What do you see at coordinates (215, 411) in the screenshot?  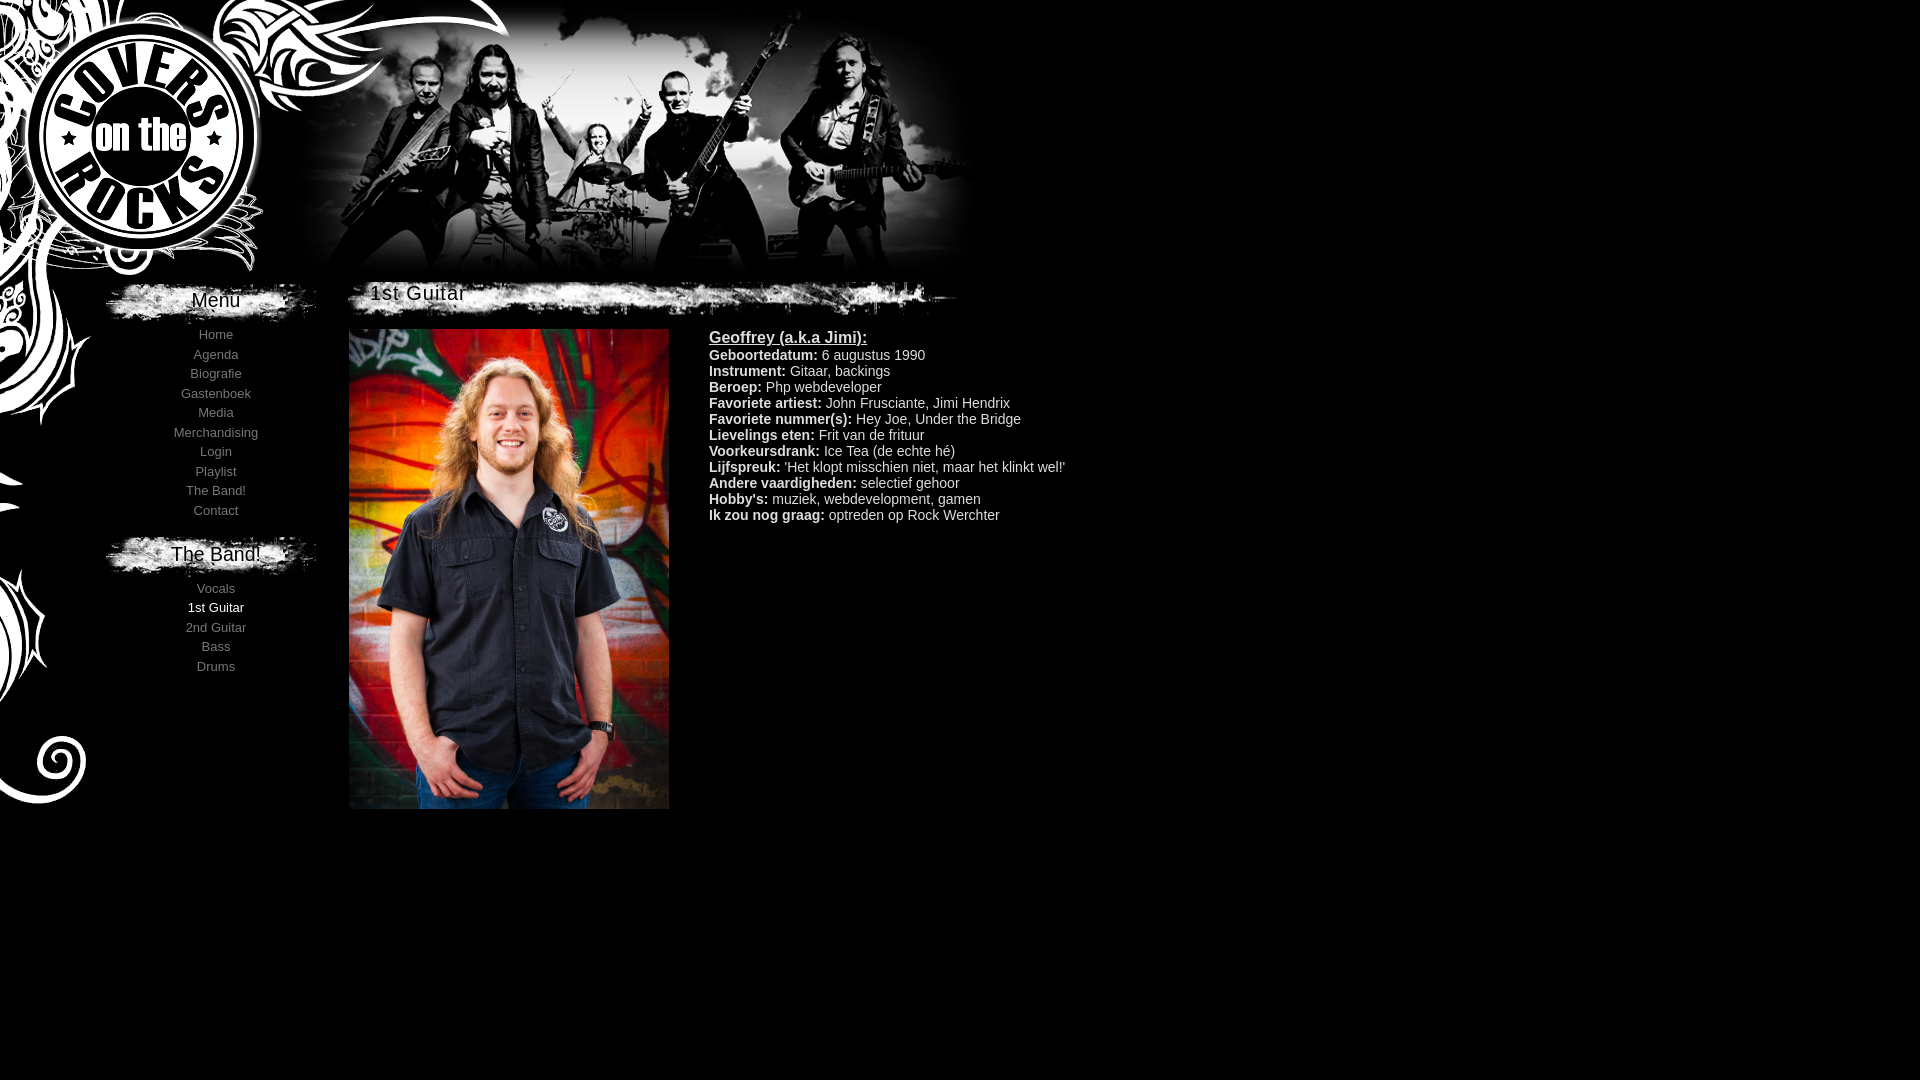 I see `'Media'` at bounding box center [215, 411].